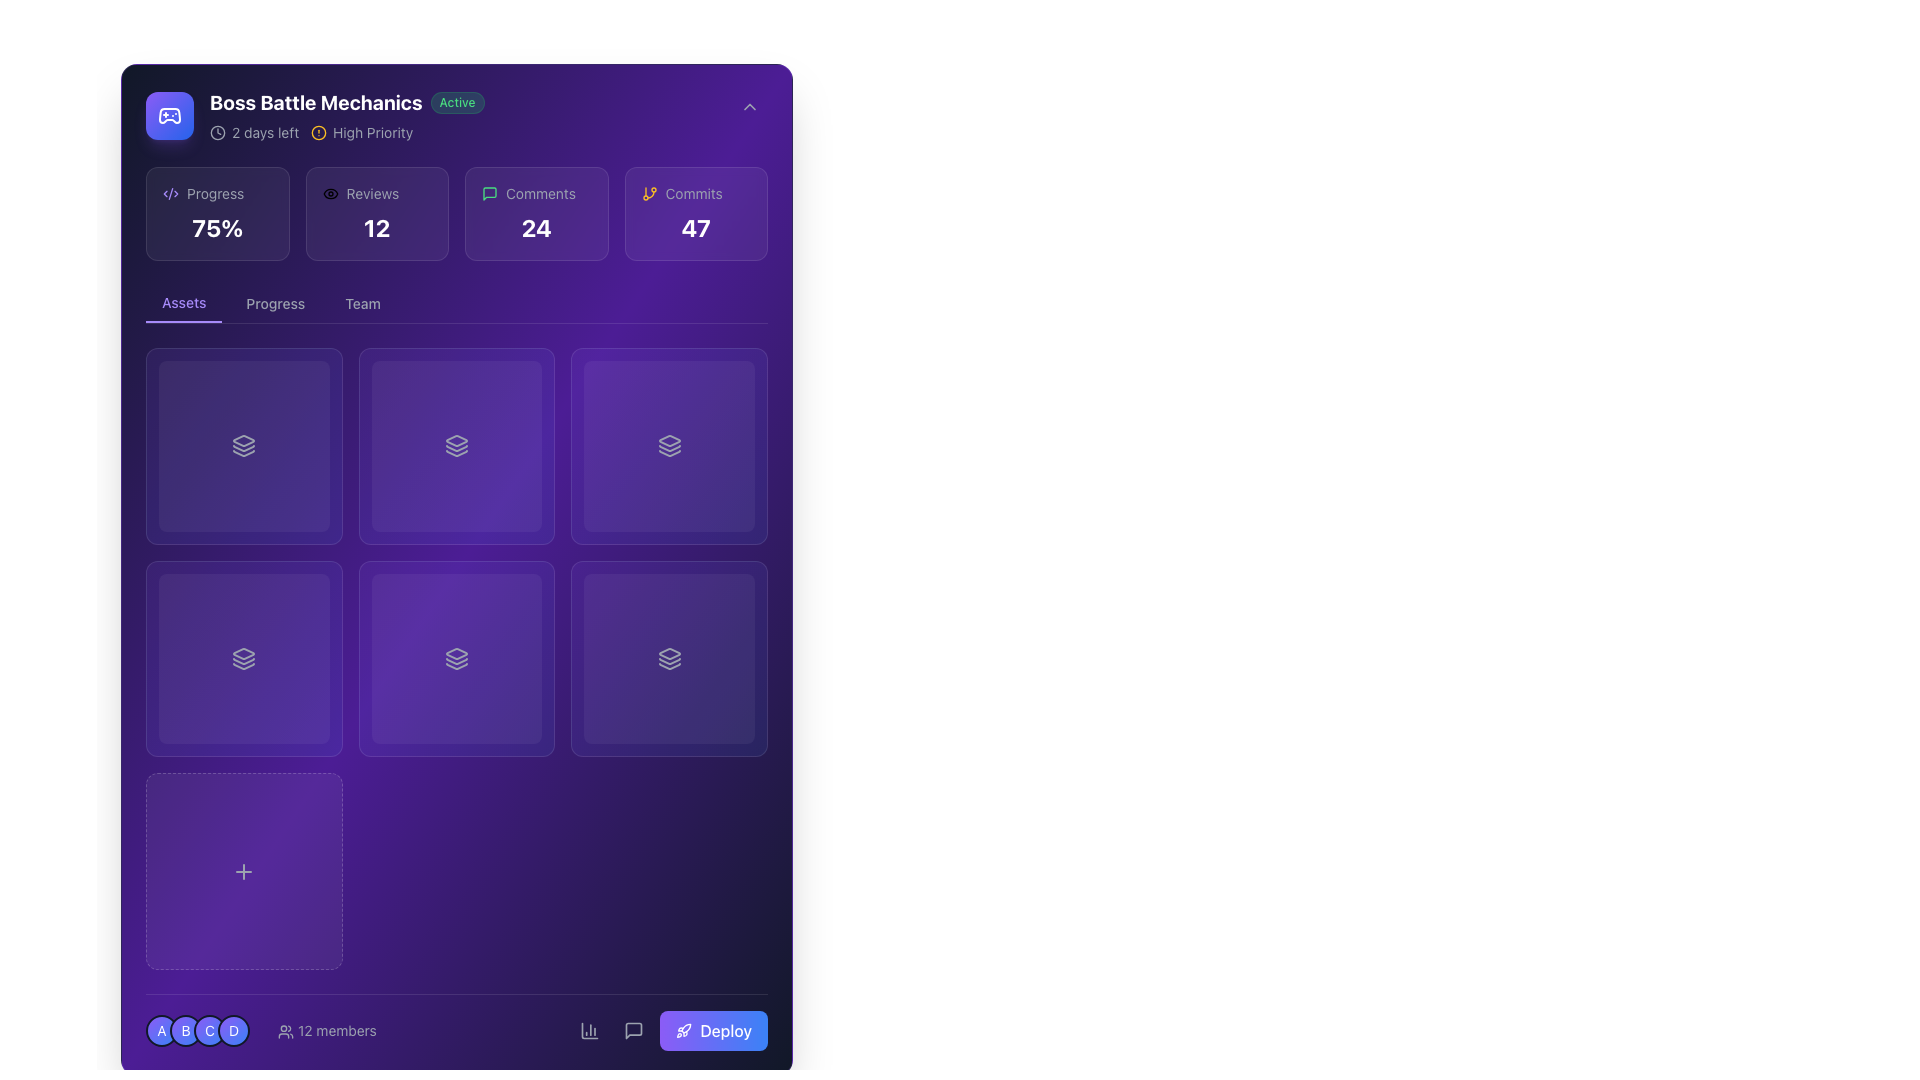 This screenshot has height=1080, width=1920. What do you see at coordinates (748, 107) in the screenshot?
I see `the downward-pointing chevron icon located at the top-right corner of the user interface, which is styled in gray and serves as an interactive visual indicator` at bounding box center [748, 107].